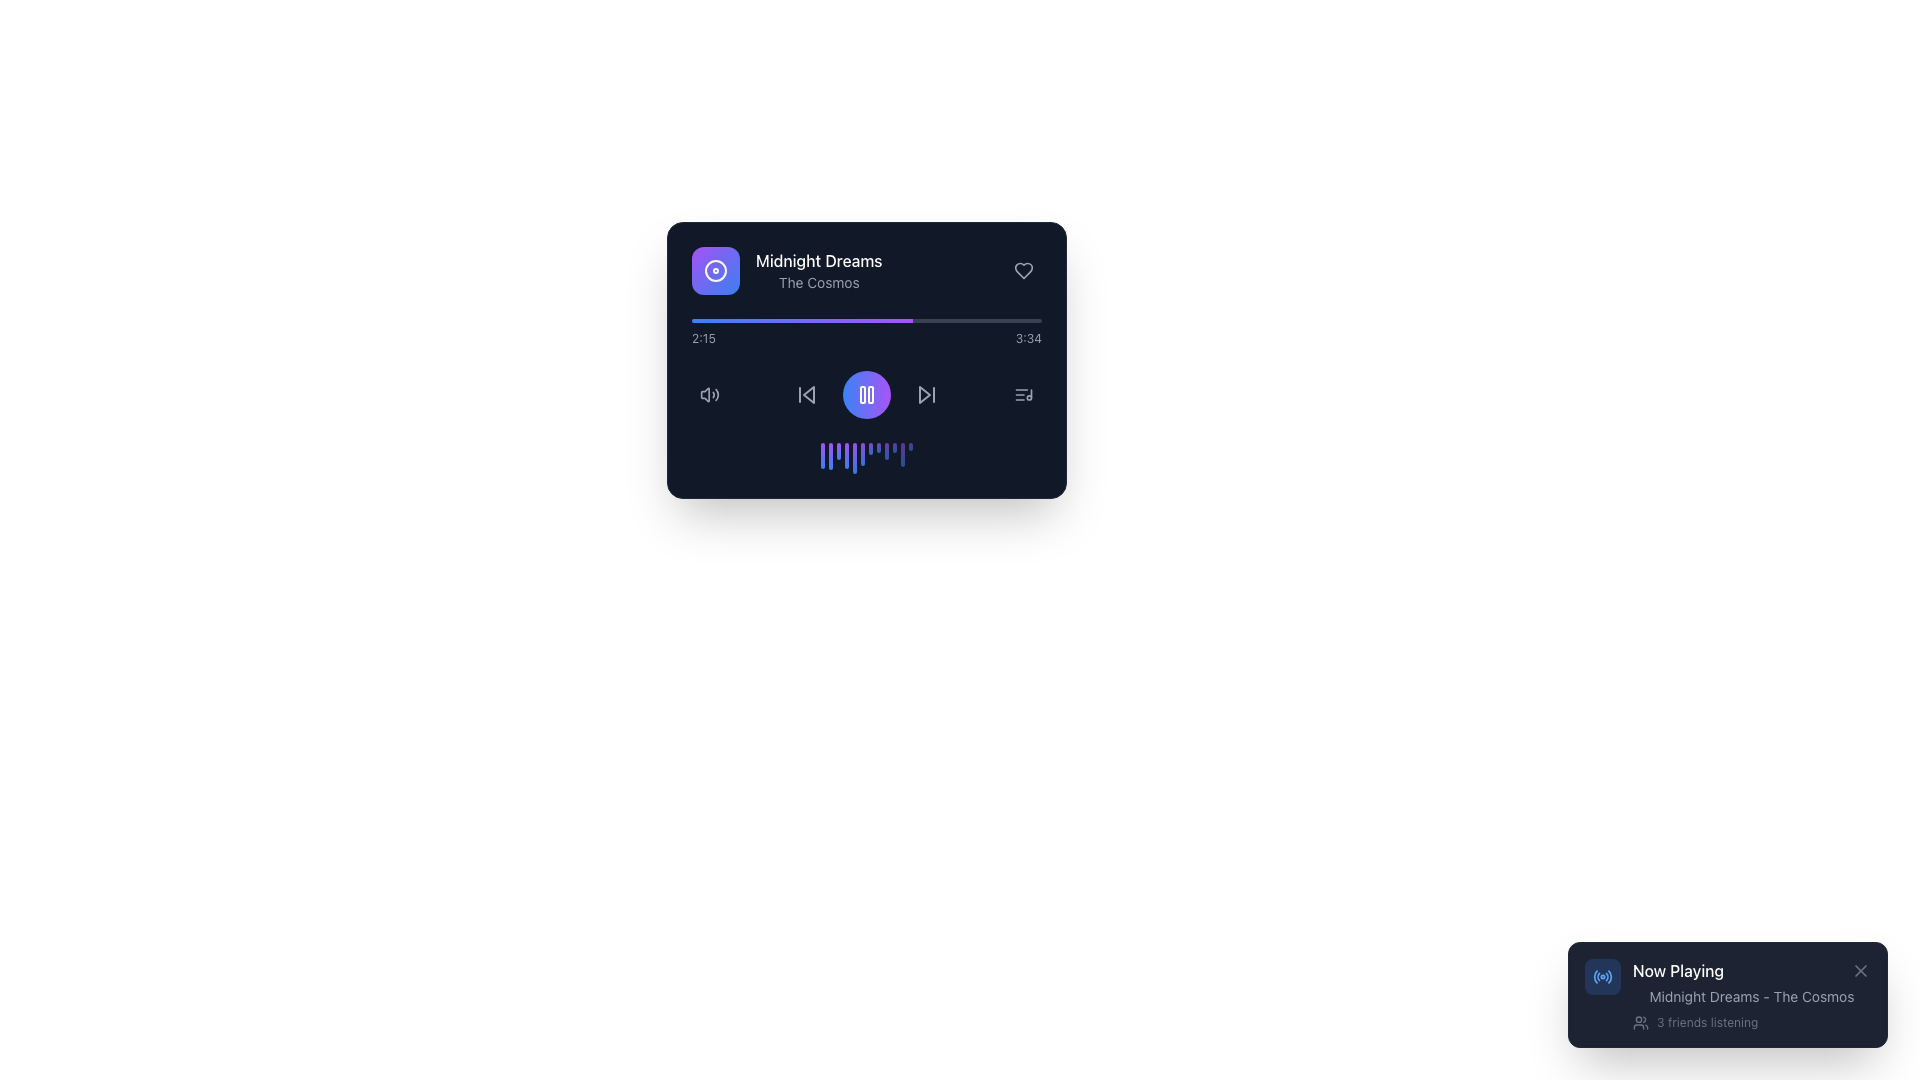 This screenshot has height=1080, width=1920. What do you see at coordinates (830, 455) in the screenshot?
I see `the second vertical bar of the visual equalizer, which features a gradient color scheme from blue to purple and has rounded ends` at bounding box center [830, 455].